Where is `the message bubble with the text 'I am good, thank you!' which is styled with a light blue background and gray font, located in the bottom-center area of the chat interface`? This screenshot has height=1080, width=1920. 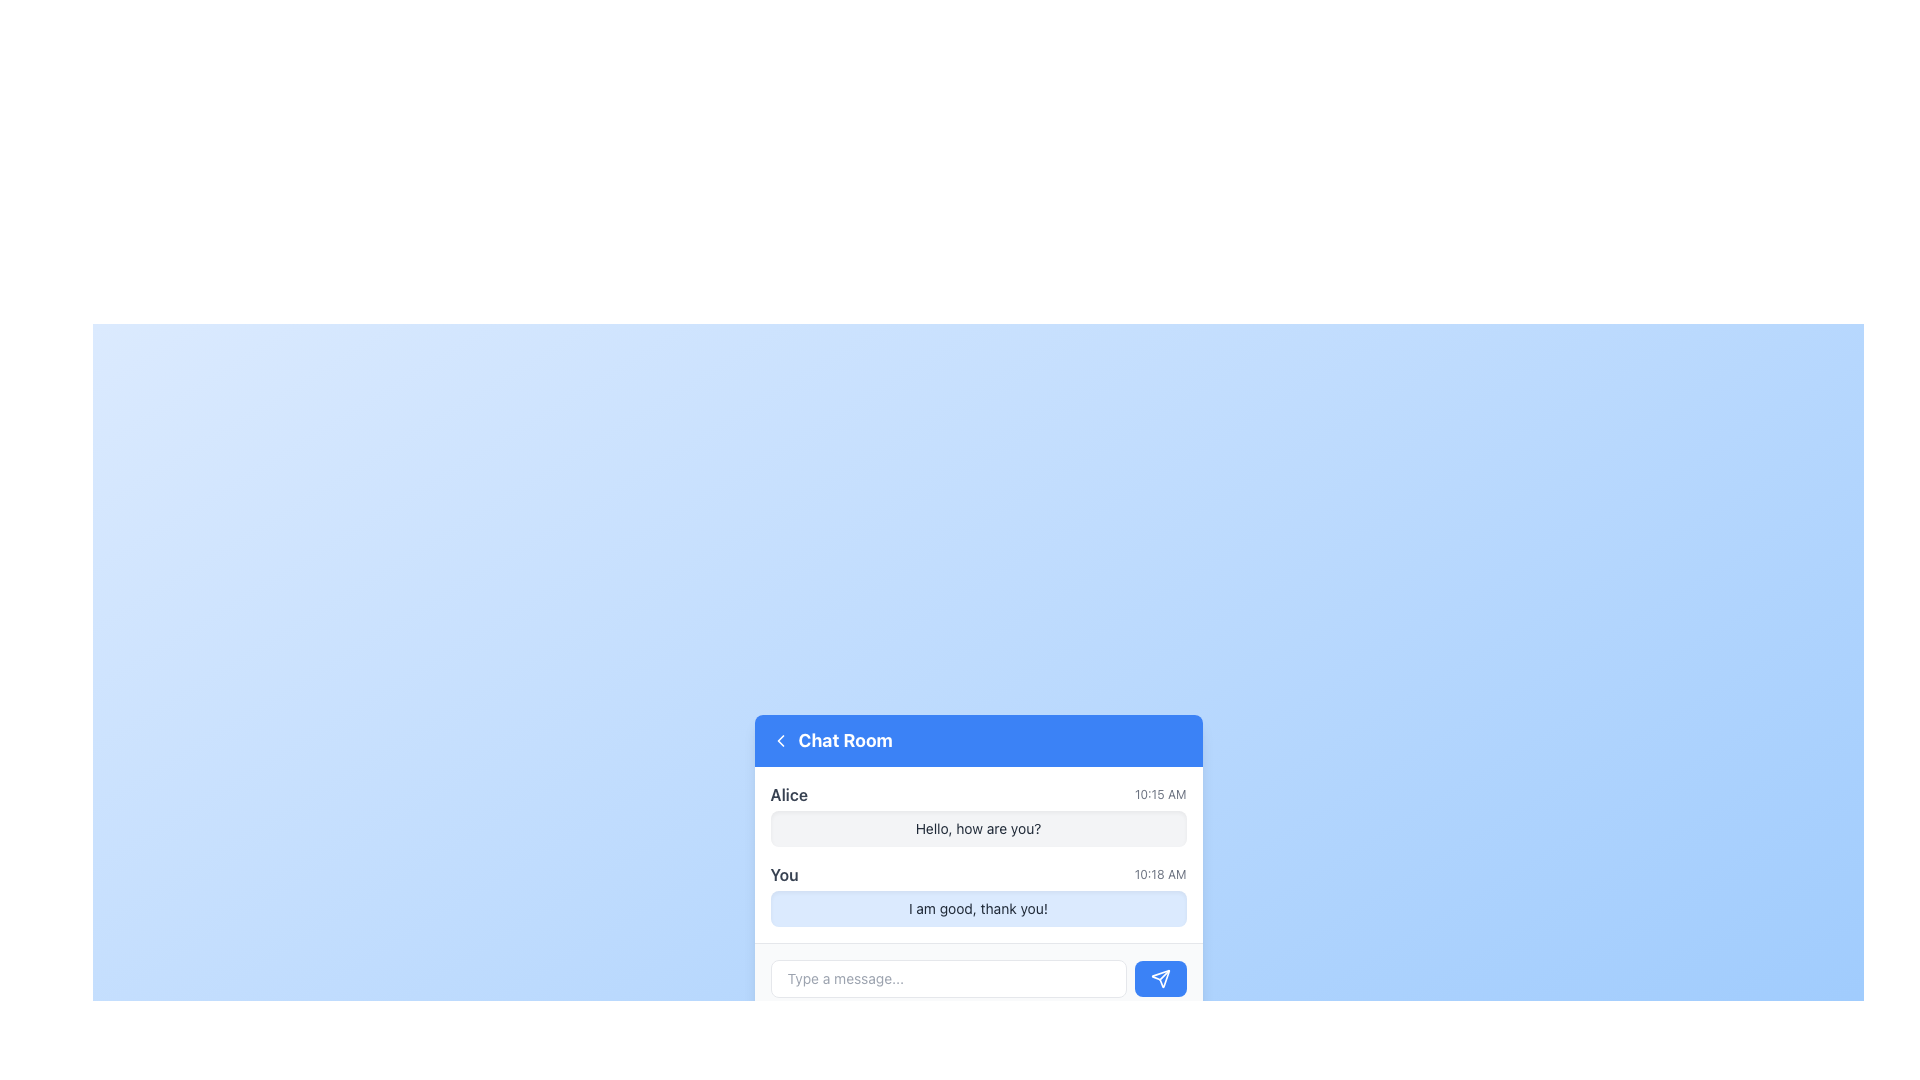
the message bubble with the text 'I am good, thank you!' which is styled with a light blue background and gray font, located in the bottom-center area of the chat interface is located at coordinates (978, 908).